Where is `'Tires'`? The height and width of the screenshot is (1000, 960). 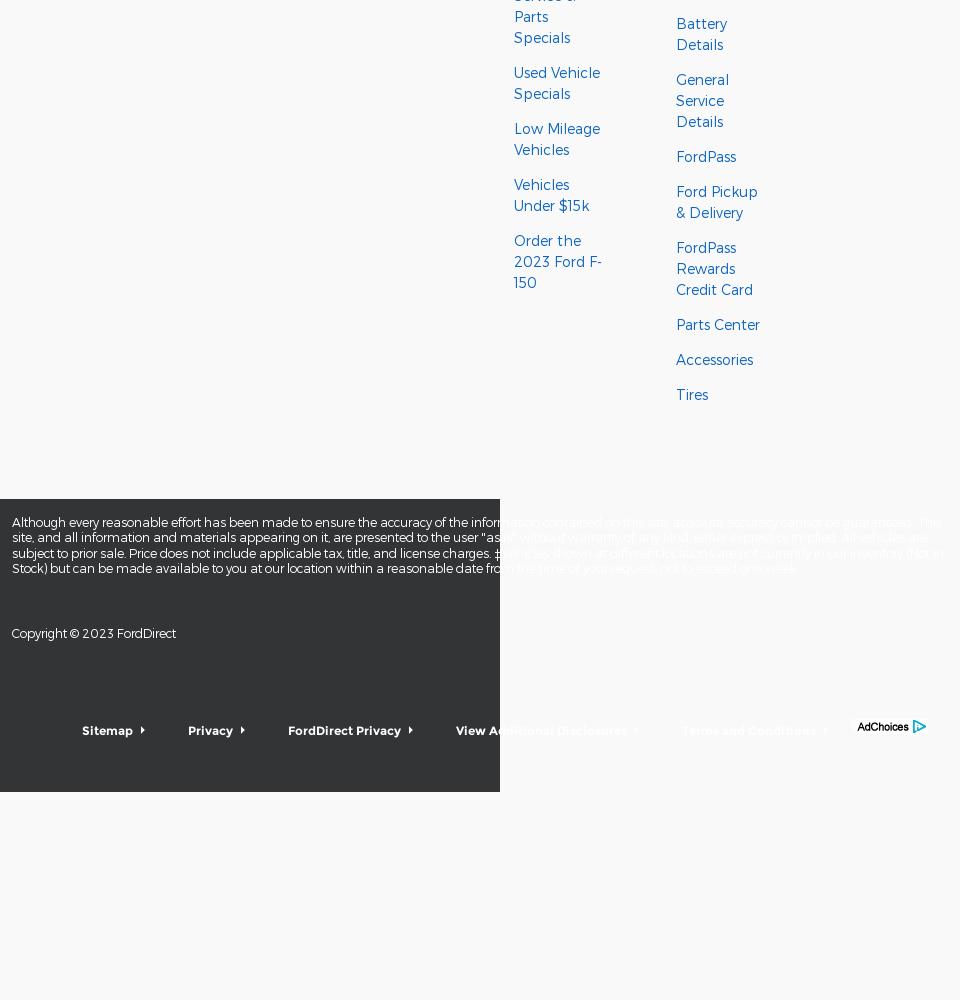
'Tires' is located at coordinates (691, 394).